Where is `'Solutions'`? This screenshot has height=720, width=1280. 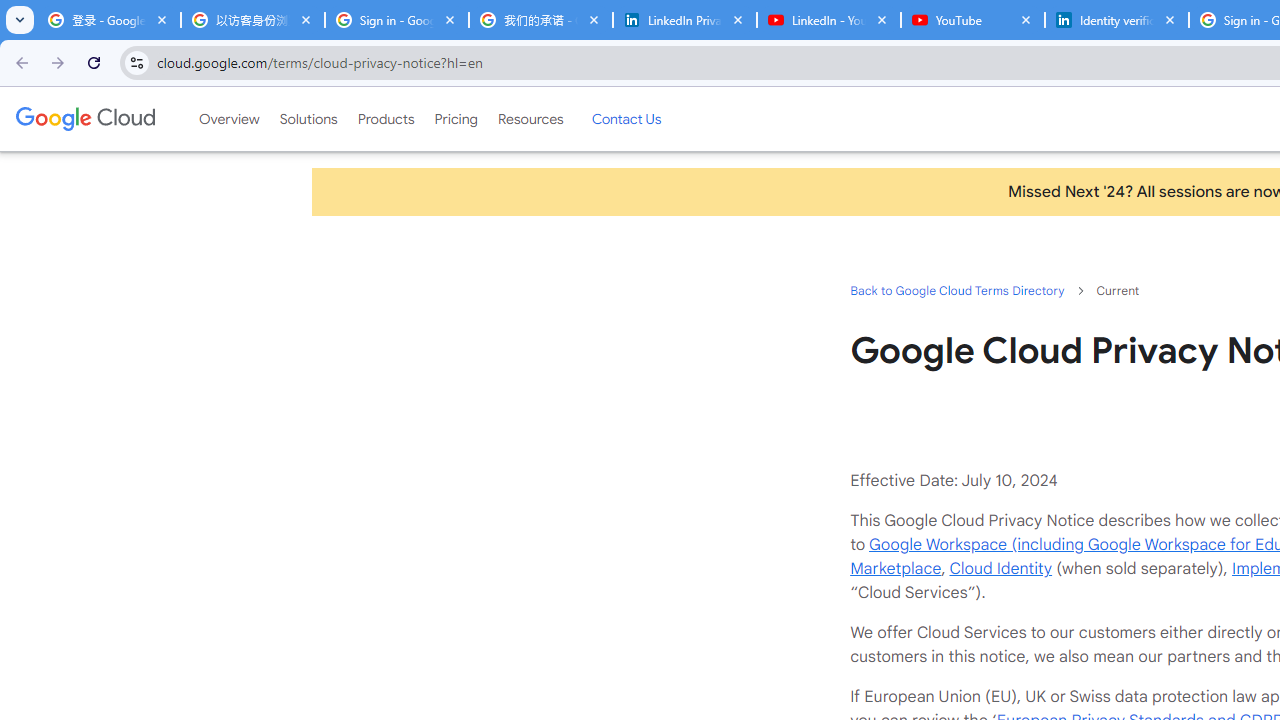 'Solutions' is located at coordinates (307, 119).